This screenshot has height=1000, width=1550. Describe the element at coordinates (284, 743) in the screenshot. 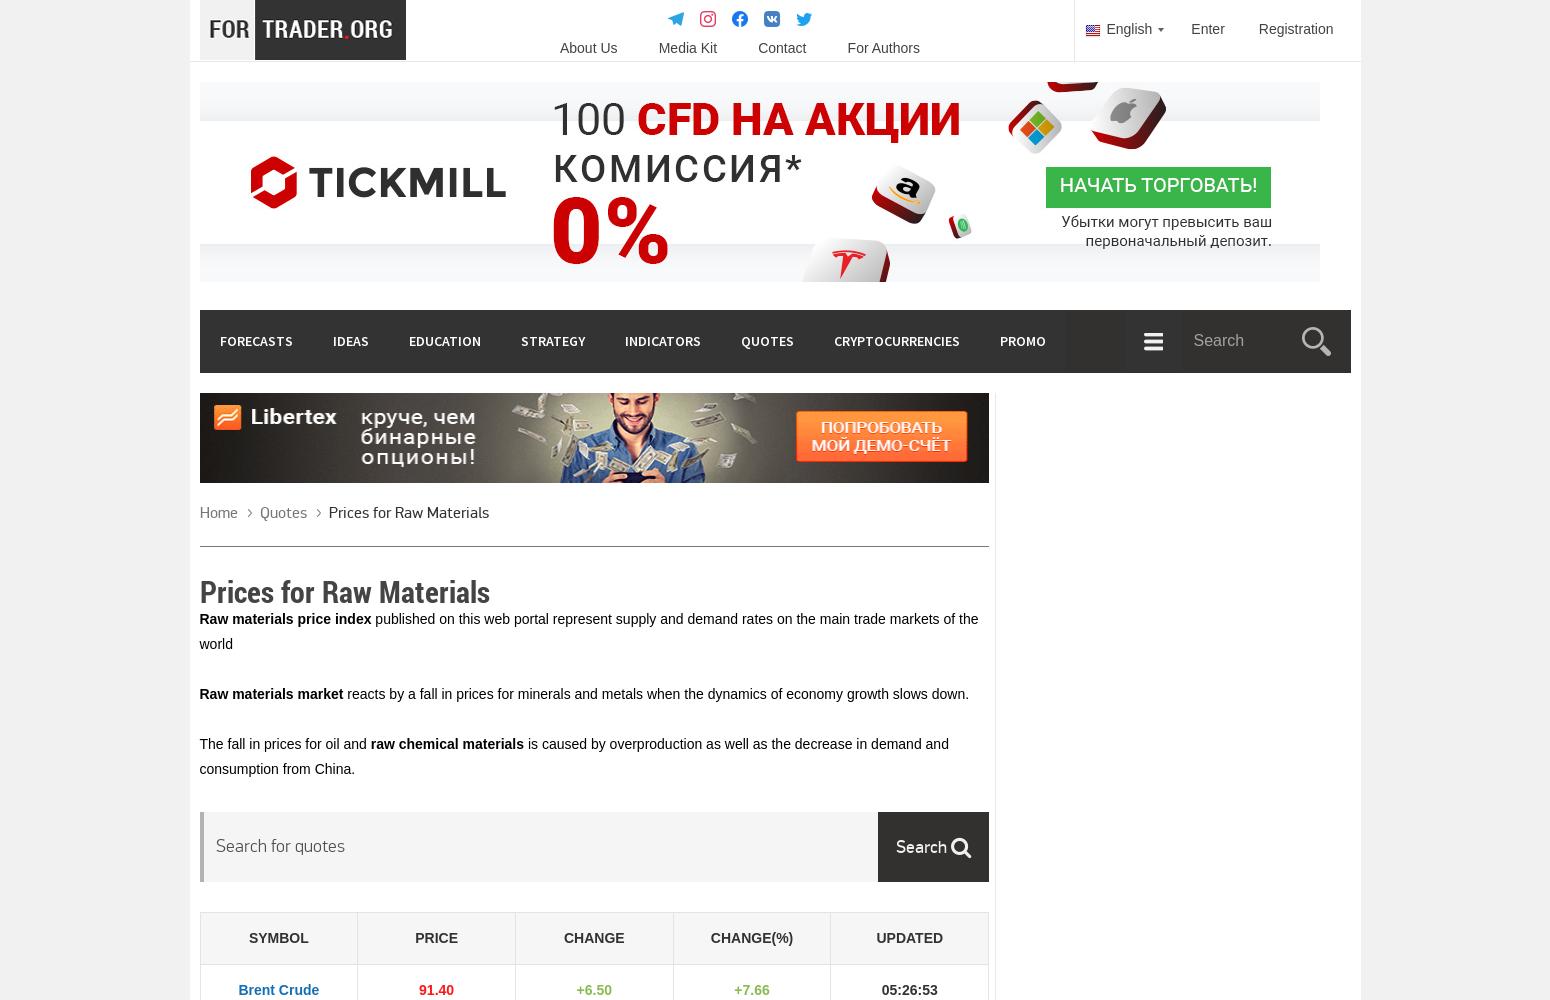

I see `'The fall in prices for oil and'` at that location.